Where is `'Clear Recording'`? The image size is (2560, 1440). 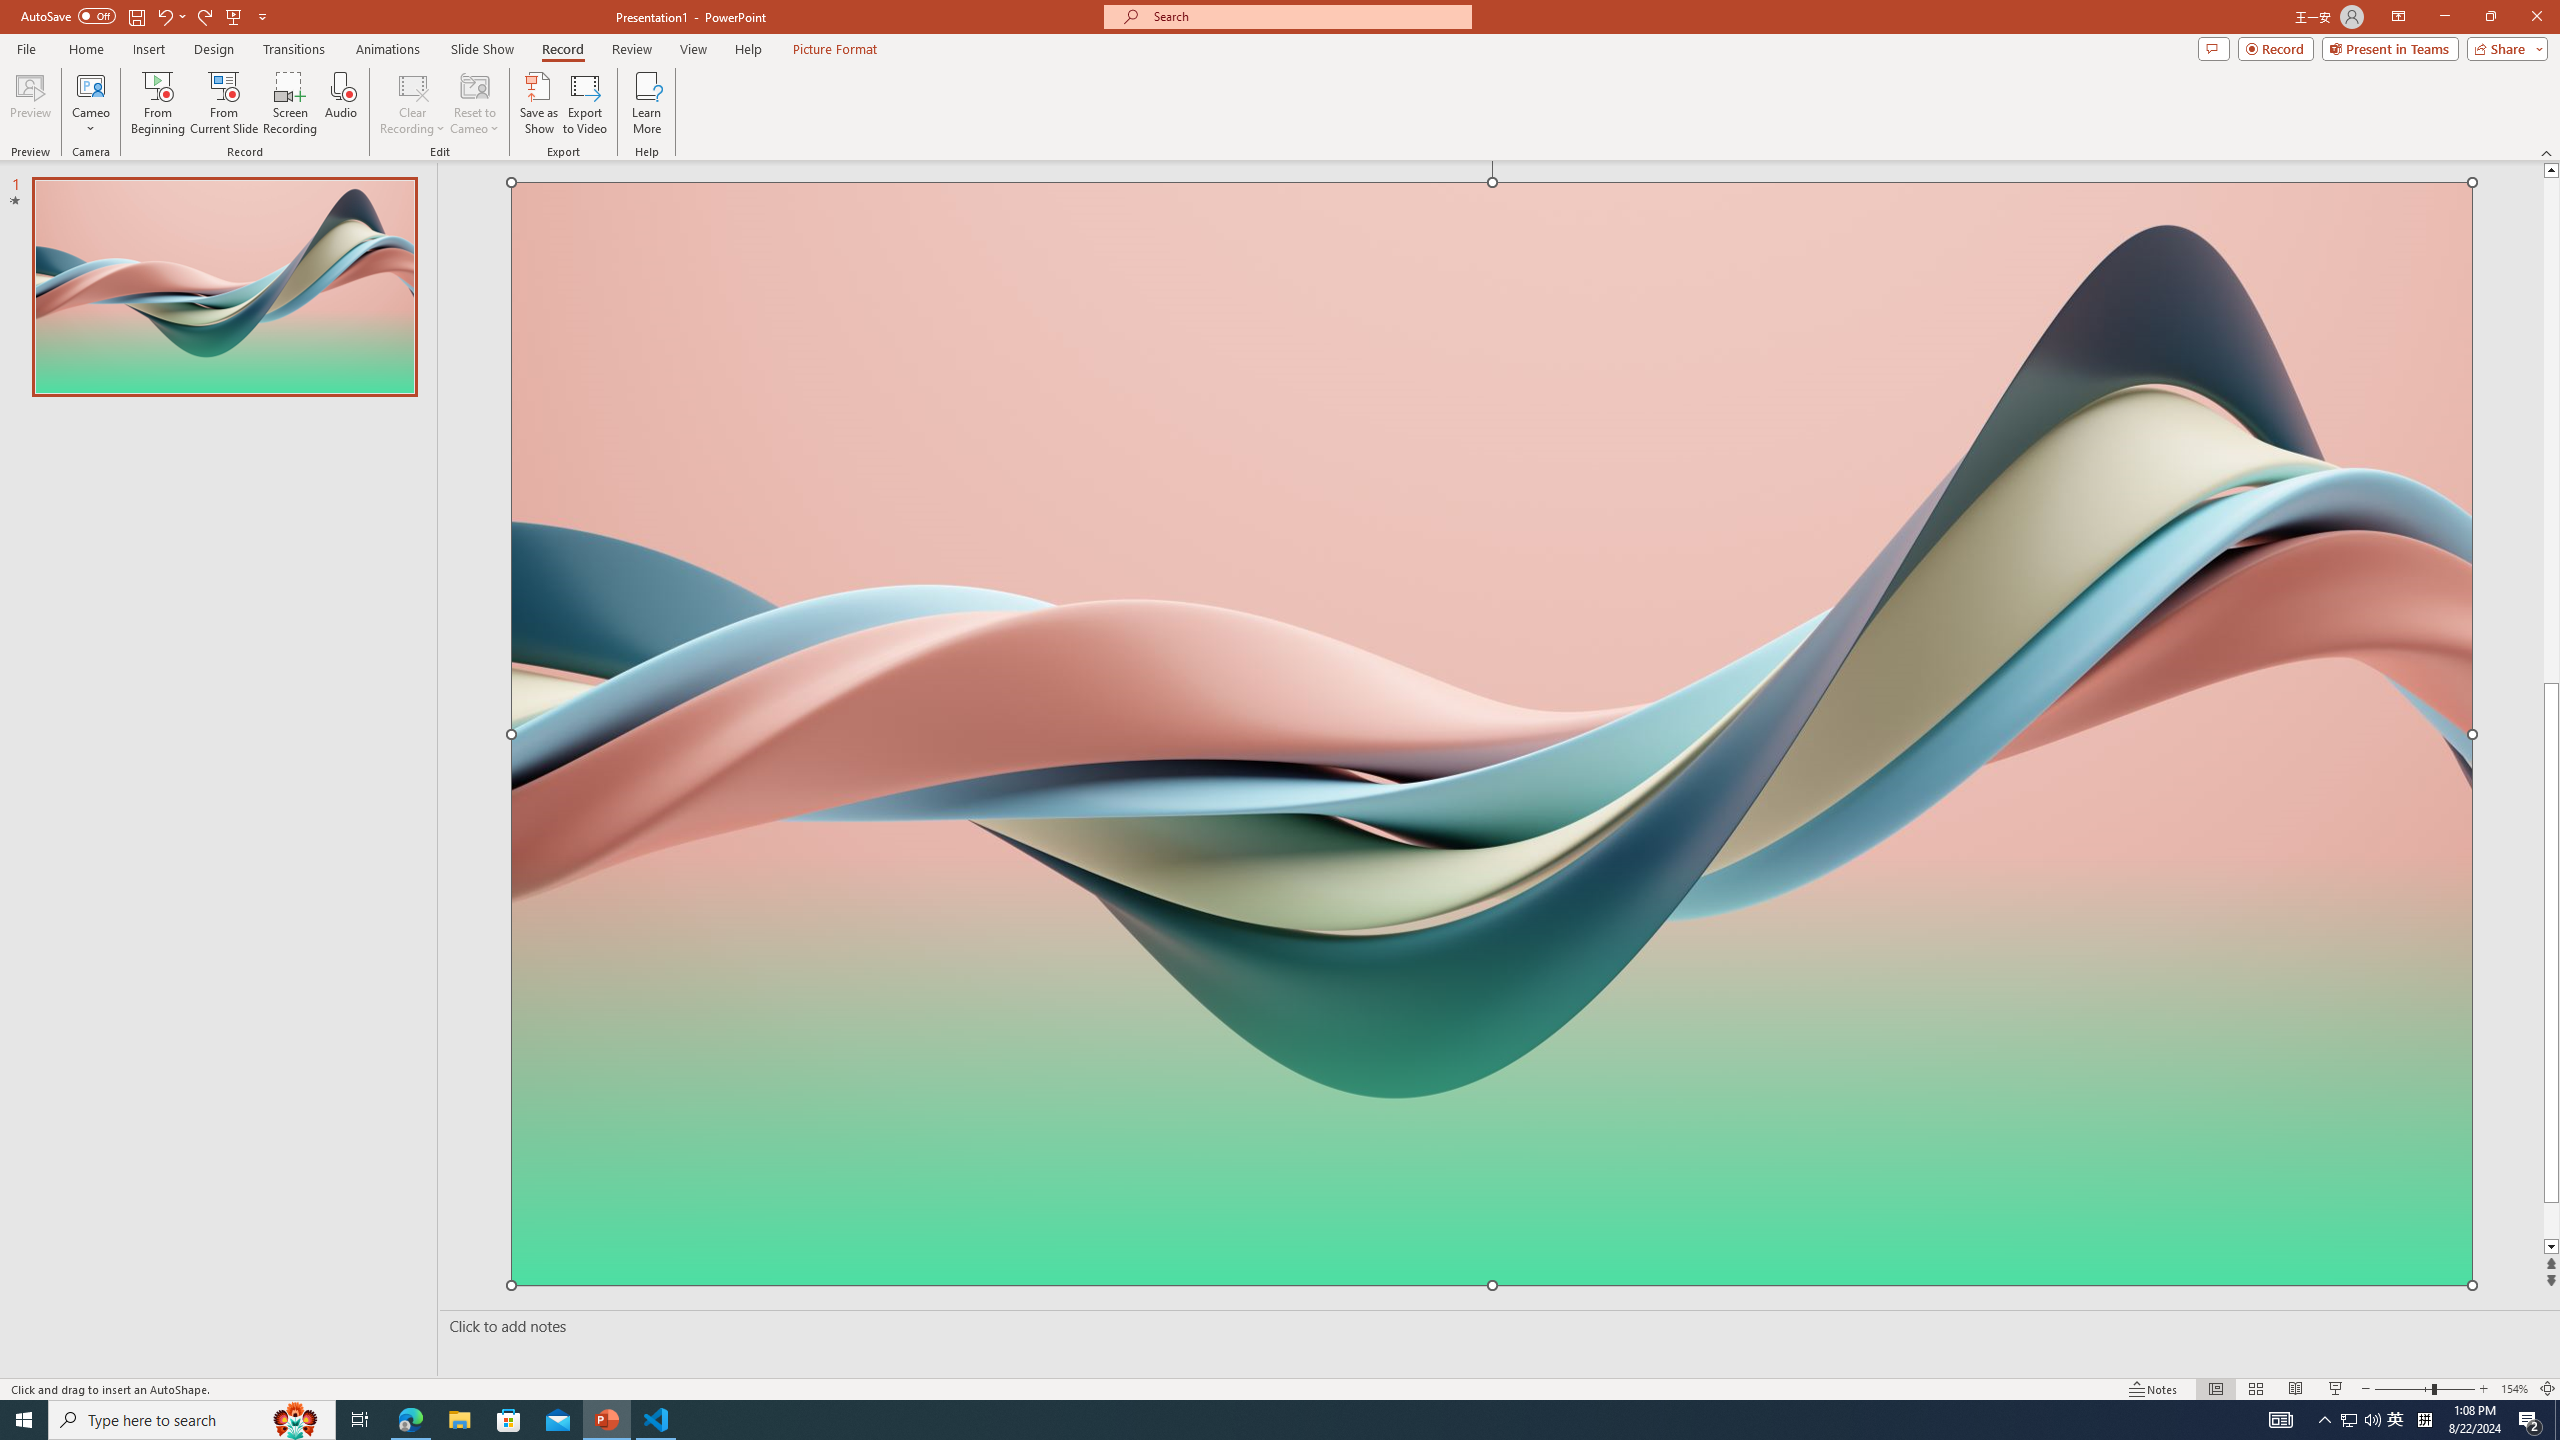
'Clear Recording' is located at coordinates (412, 103).